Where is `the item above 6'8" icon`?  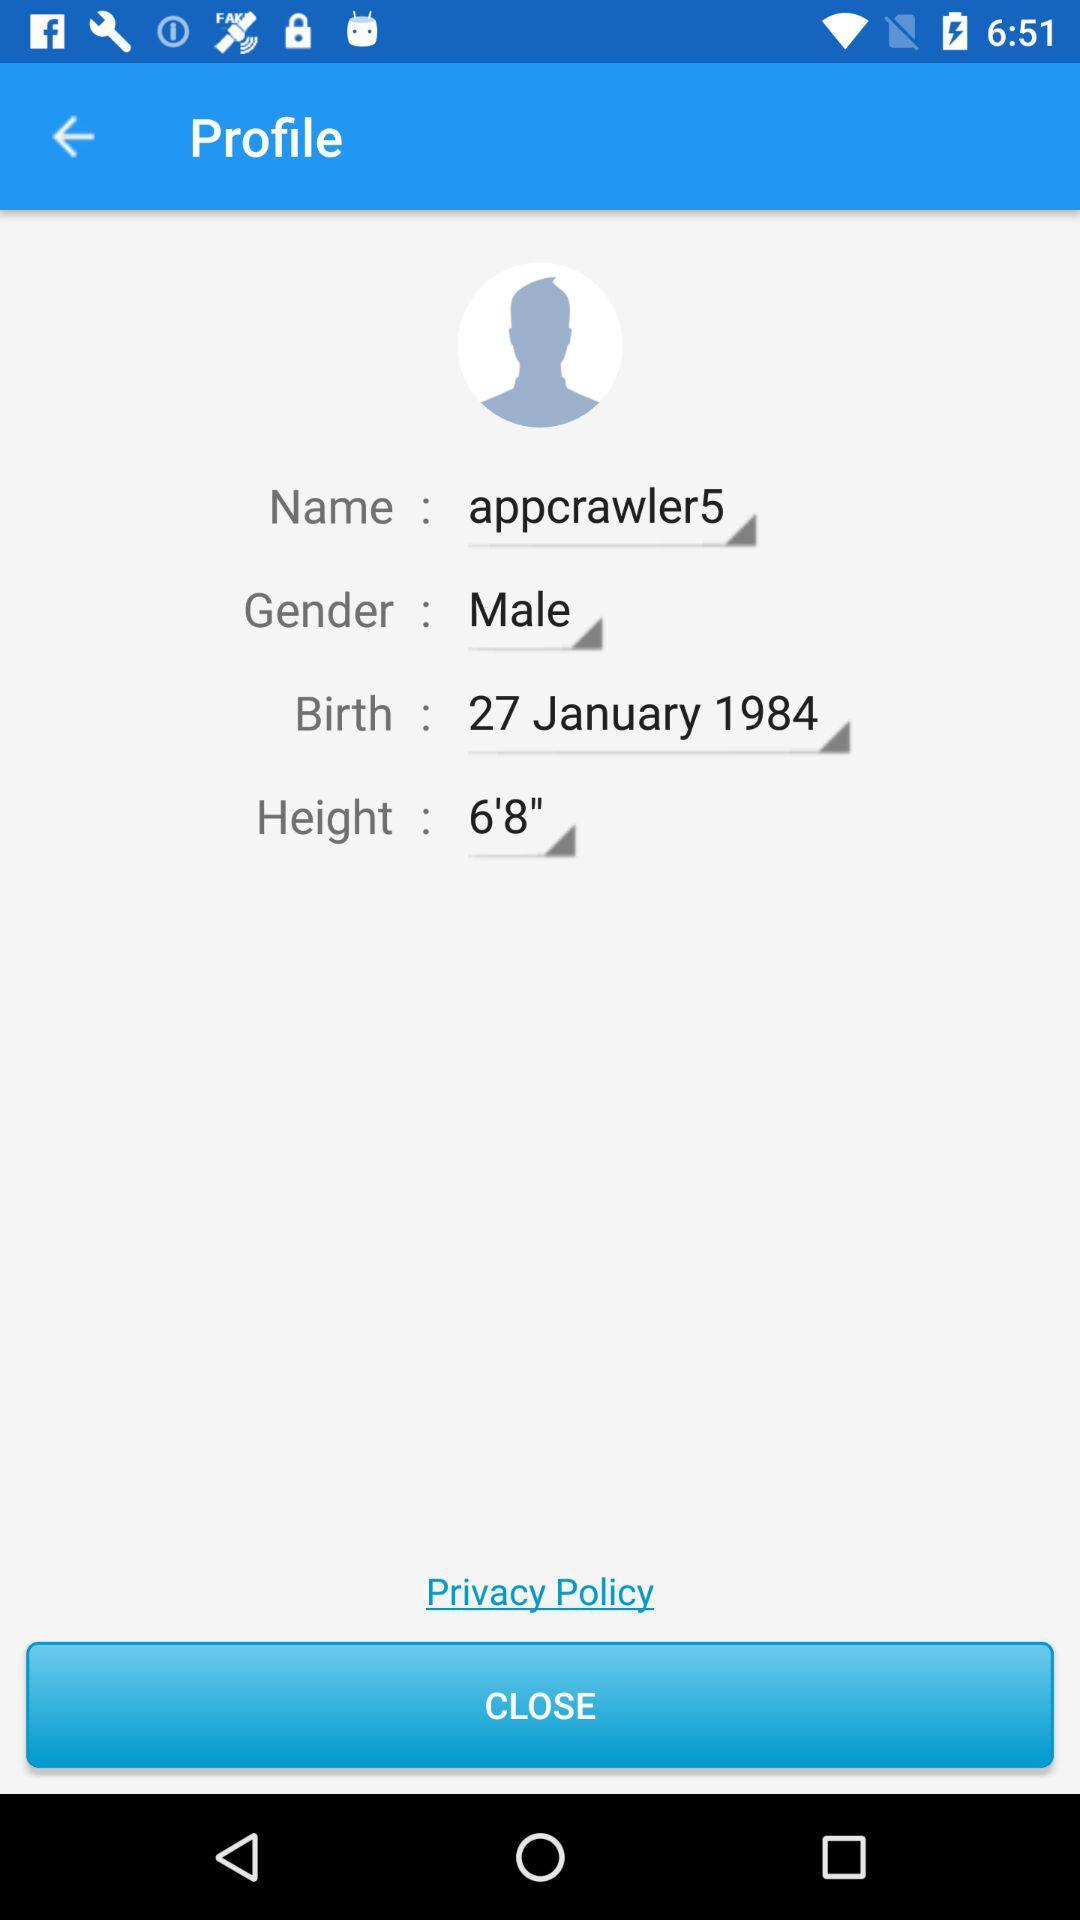
the item above 6'8" icon is located at coordinates (658, 712).